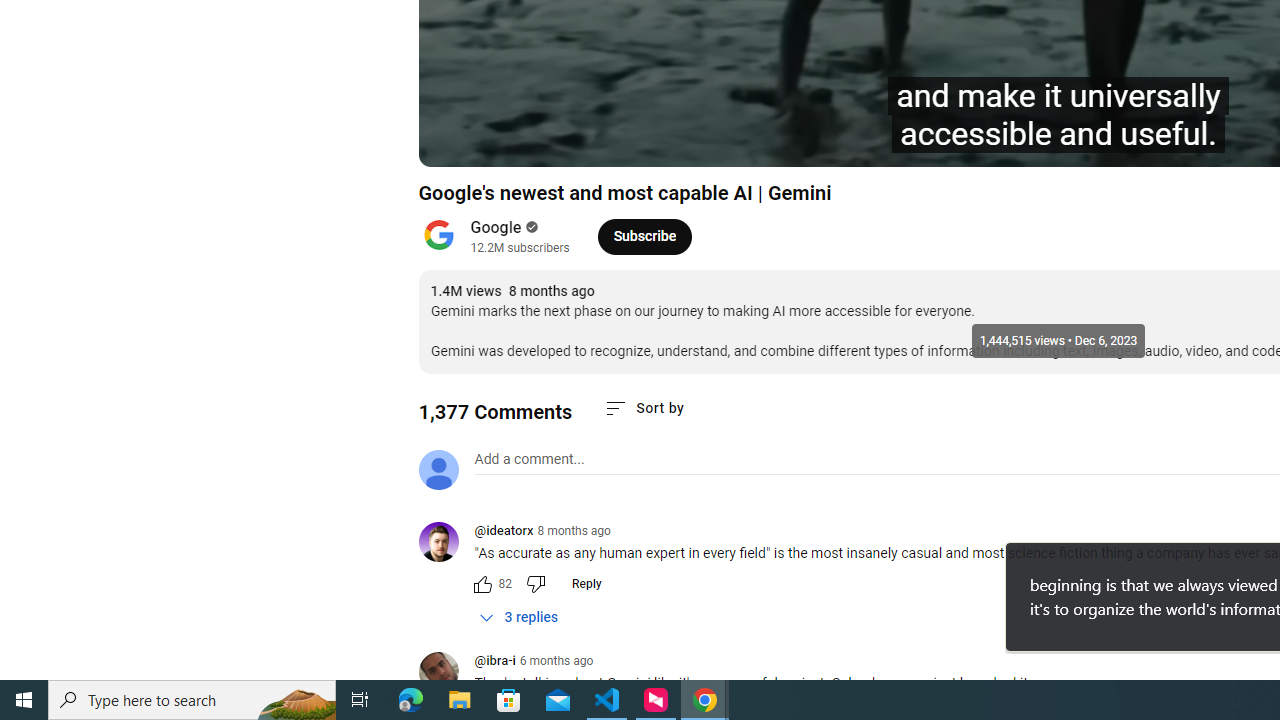 This screenshot has width=1280, height=720. I want to click on 'Default profile photo', so click(438, 470).